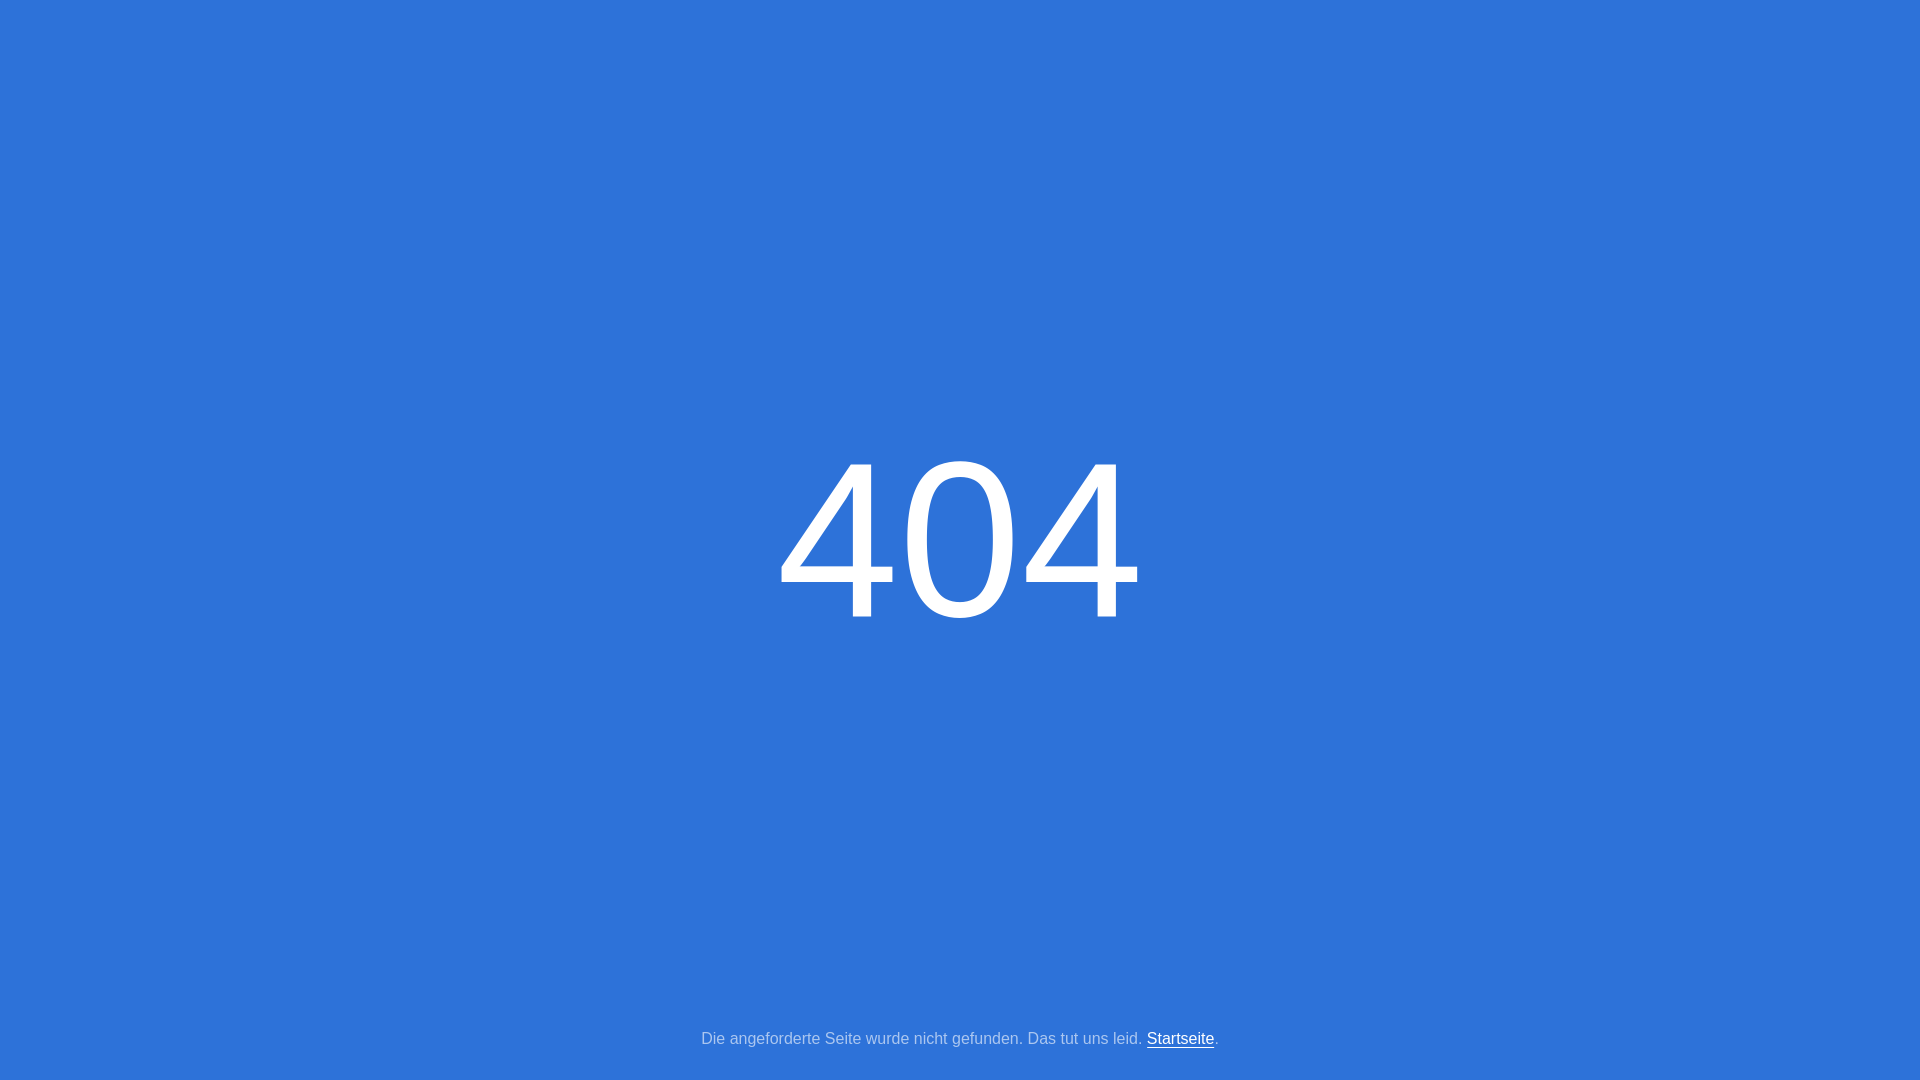 Image resolution: width=1920 pixels, height=1080 pixels. I want to click on 'Startseite', so click(1180, 1037).